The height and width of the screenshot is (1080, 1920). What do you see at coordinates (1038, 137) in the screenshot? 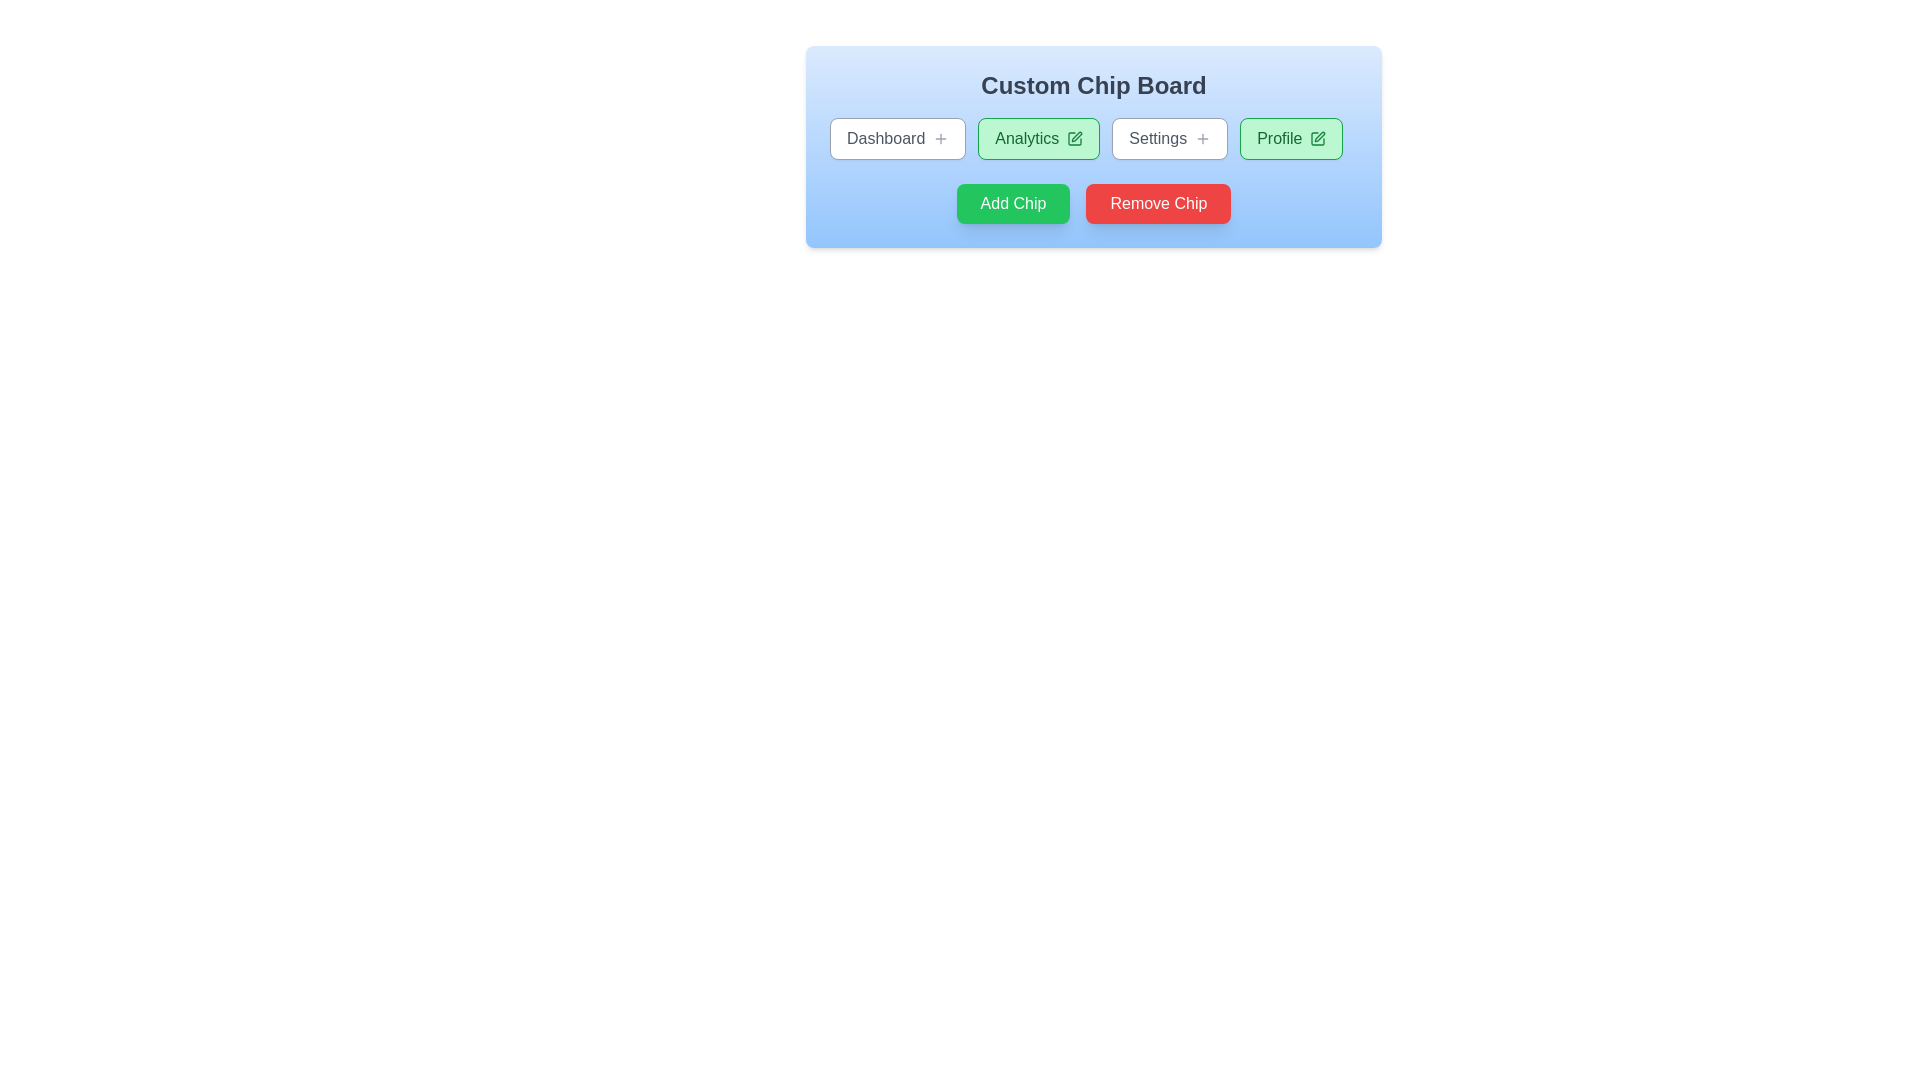
I see `the chip labeled 'Analytics'` at bounding box center [1038, 137].